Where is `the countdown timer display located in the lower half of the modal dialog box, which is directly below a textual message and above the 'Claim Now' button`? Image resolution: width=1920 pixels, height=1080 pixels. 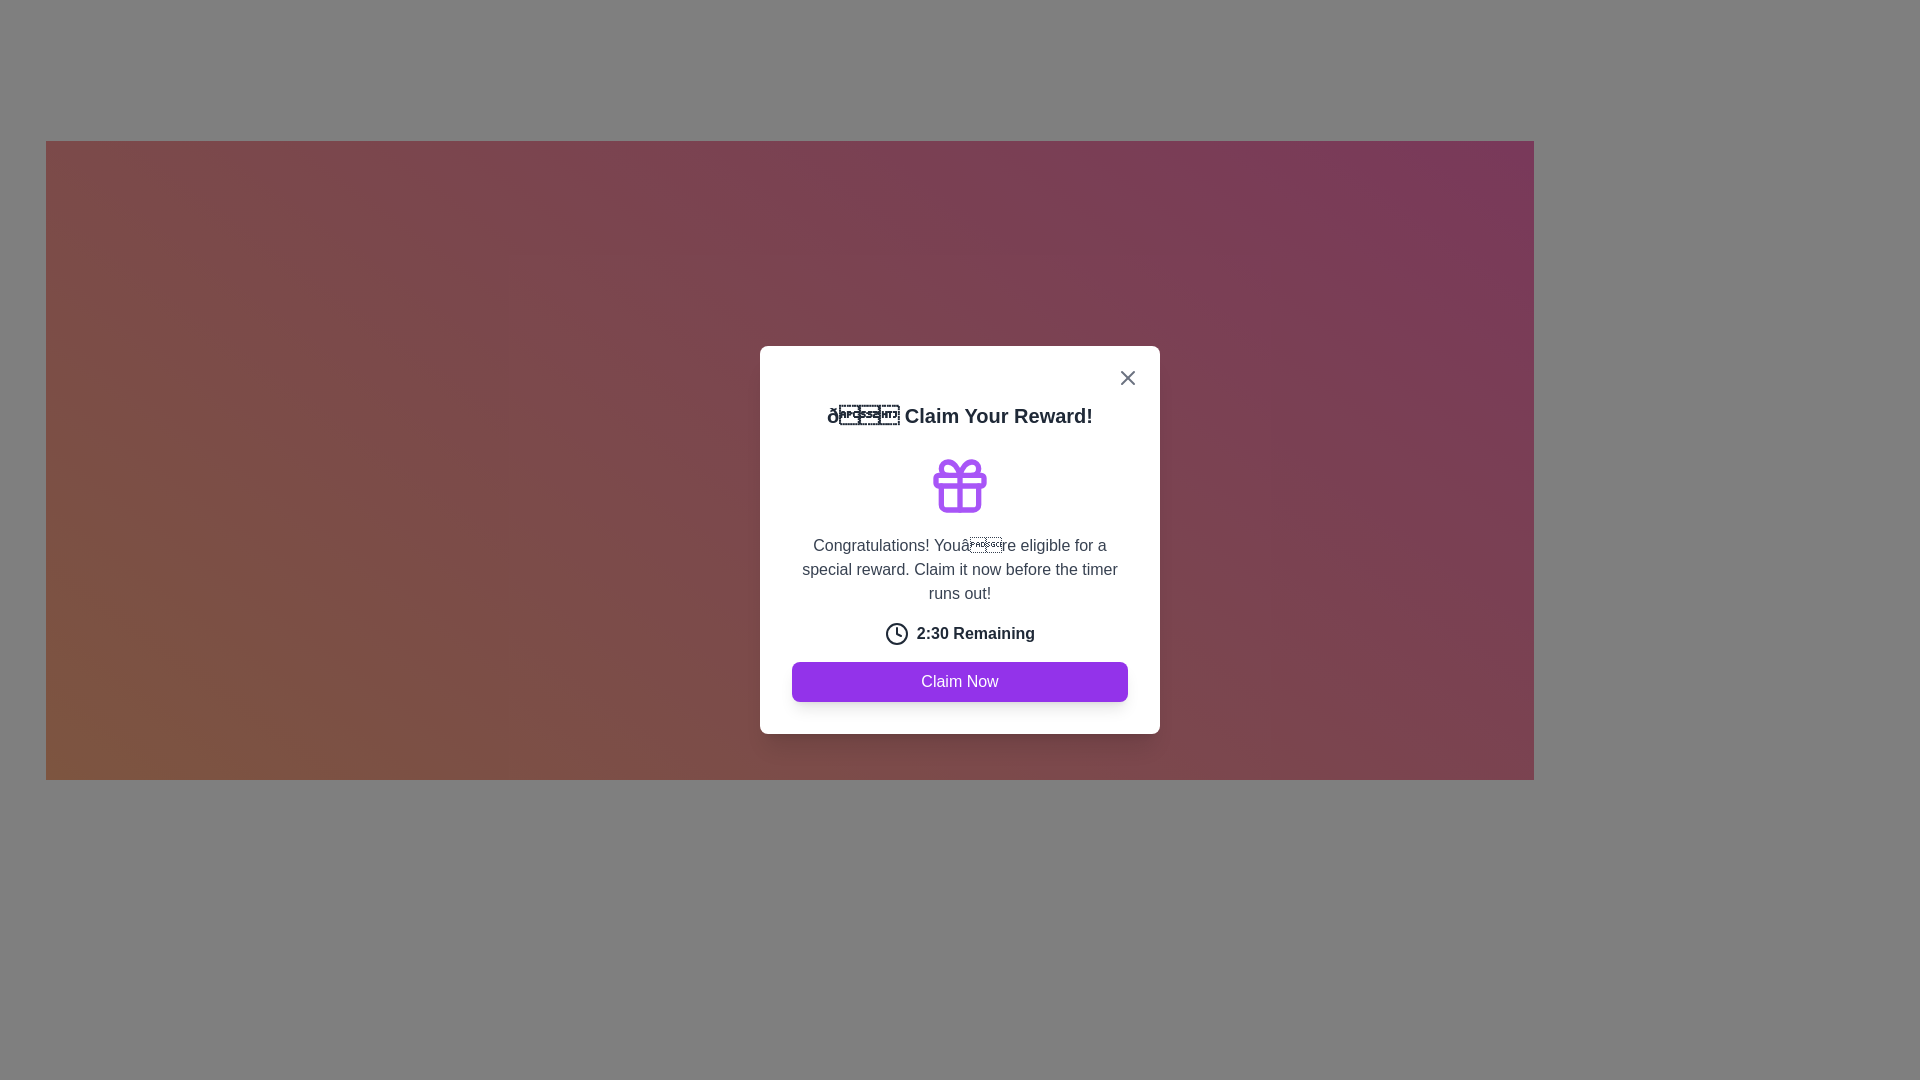
the countdown timer display located in the lower half of the modal dialog box, which is directly below a textual message and above the 'Claim Now' button is located at coordinates (960, 633).